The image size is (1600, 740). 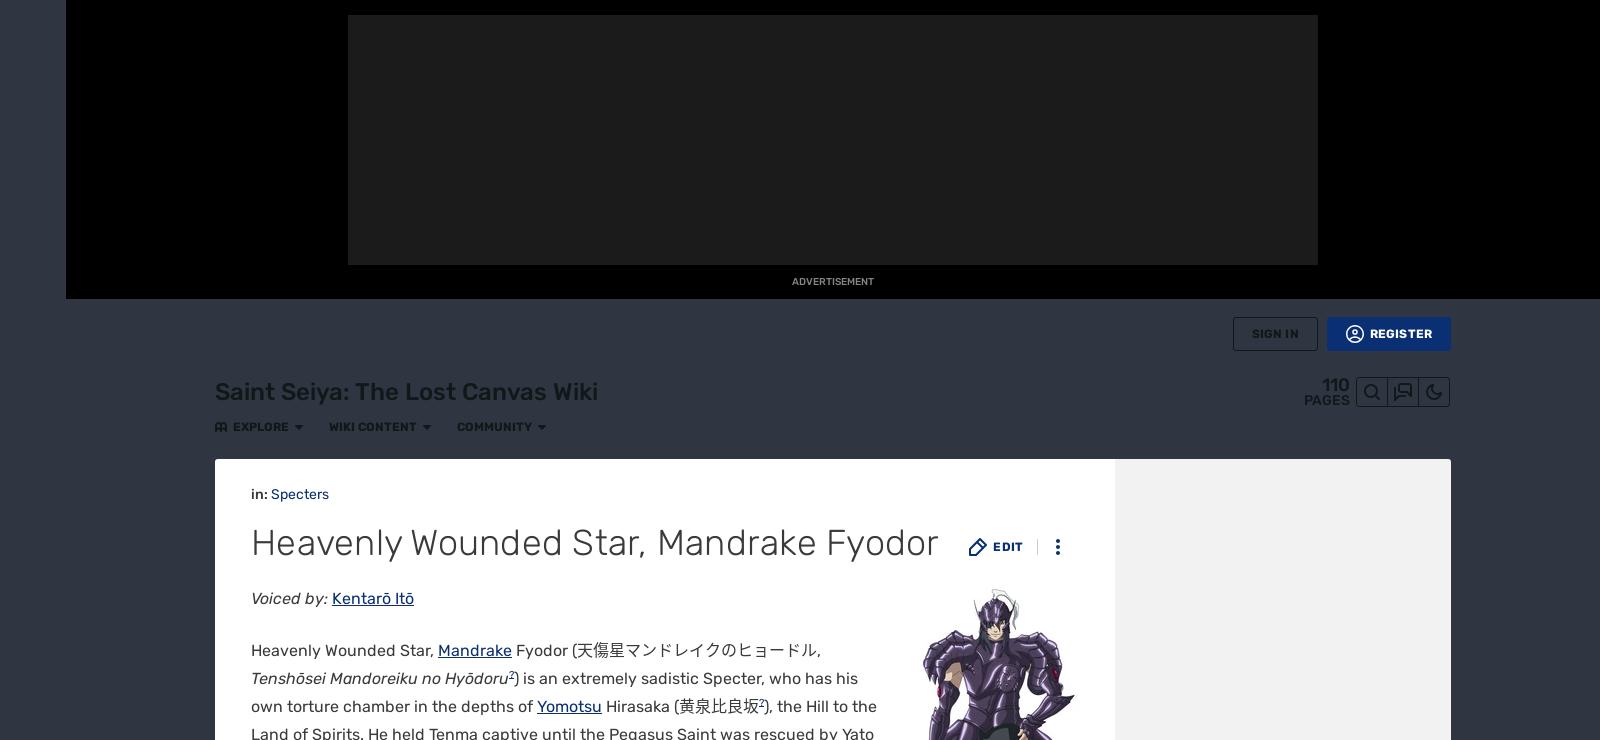 I want to click on 'unless otherwise noted.', so click(x=637, y=144).